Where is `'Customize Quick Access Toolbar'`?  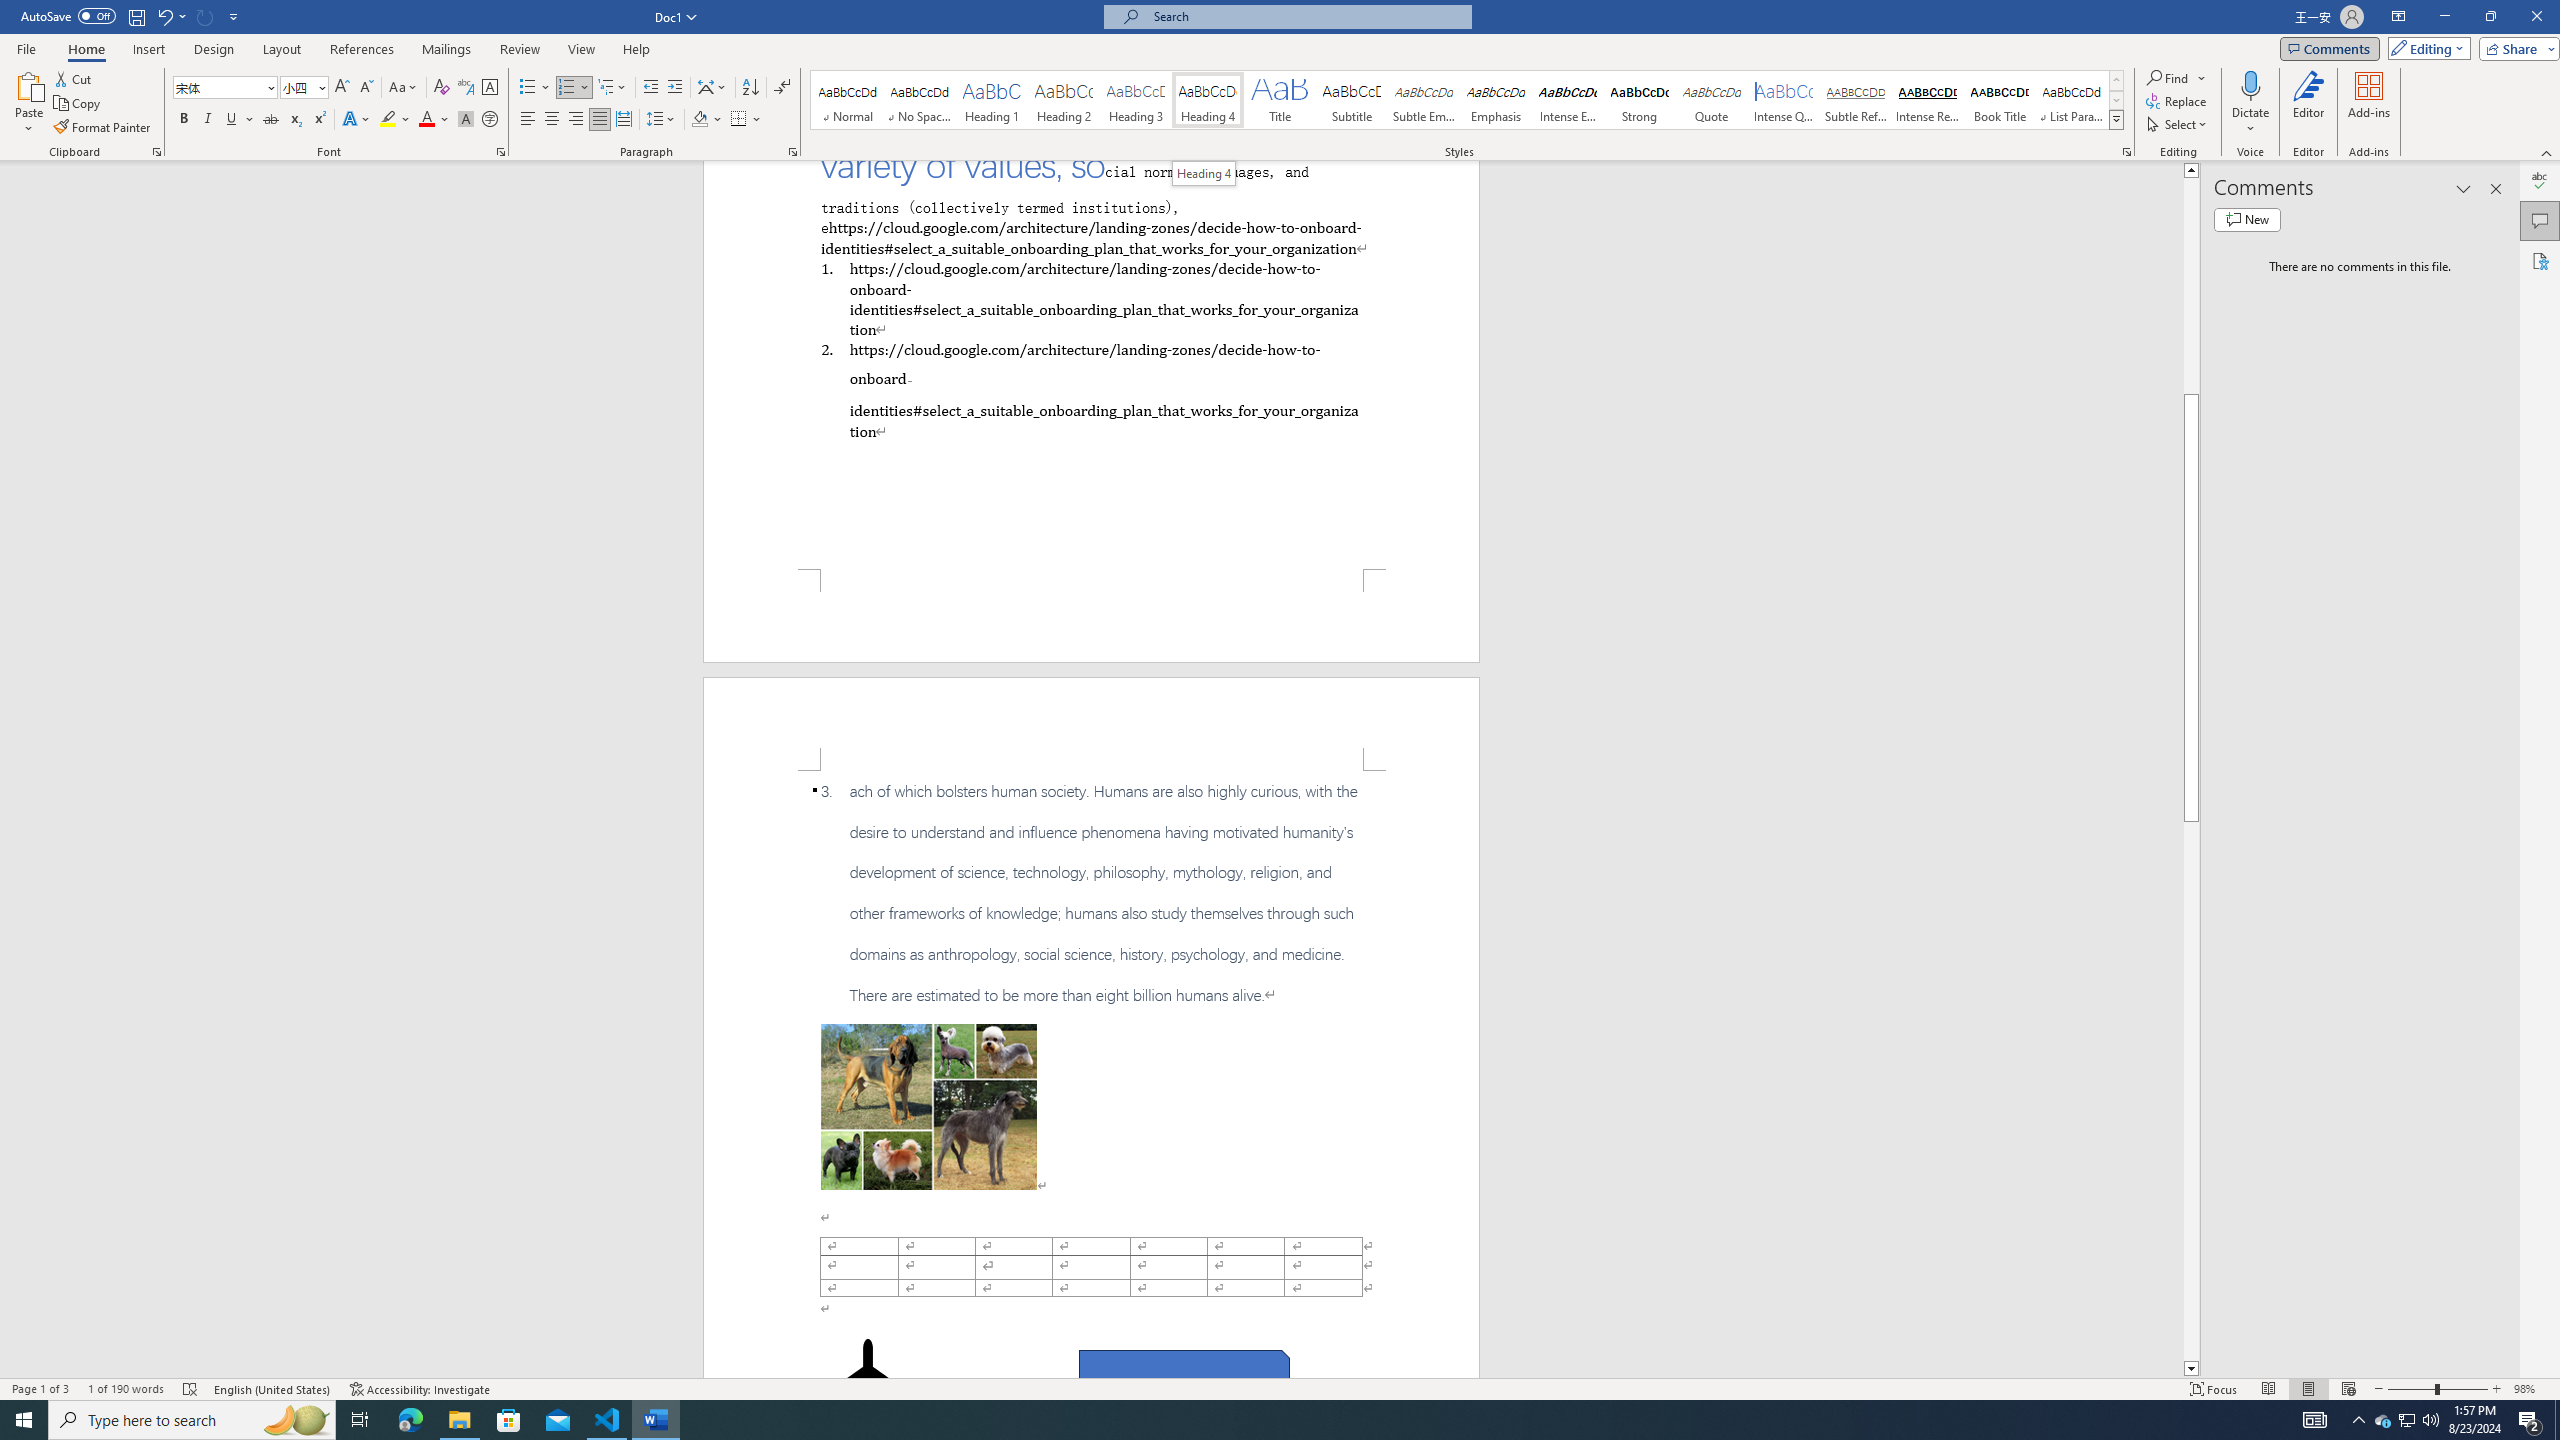 'Customize Quick Access Toolbar' is located at coordinates (233, 15).